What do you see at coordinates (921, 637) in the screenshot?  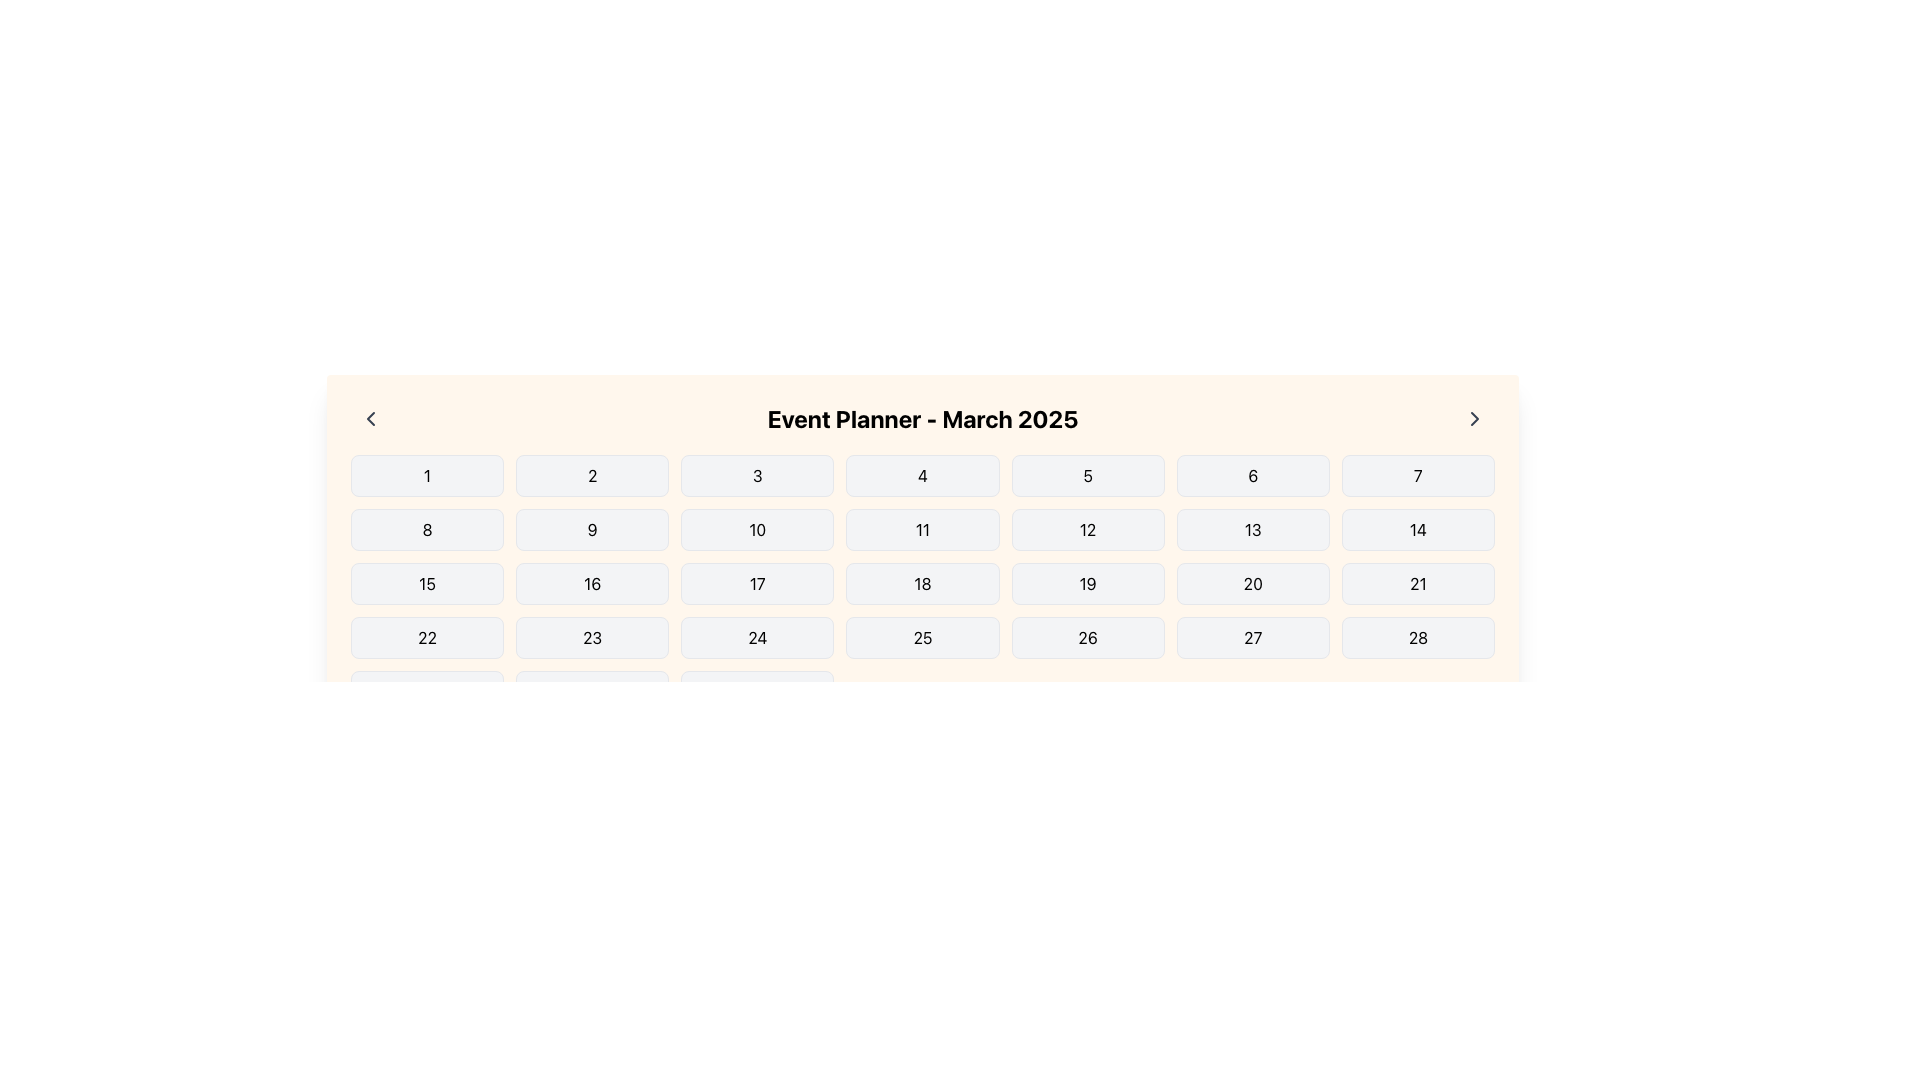 I see `the button representing the 25th day of March 2025 in the calendar, located in the fifth row and fourth column of the grid below the title 'Event Planner - March 2025'` at bounding box center [921, 637].